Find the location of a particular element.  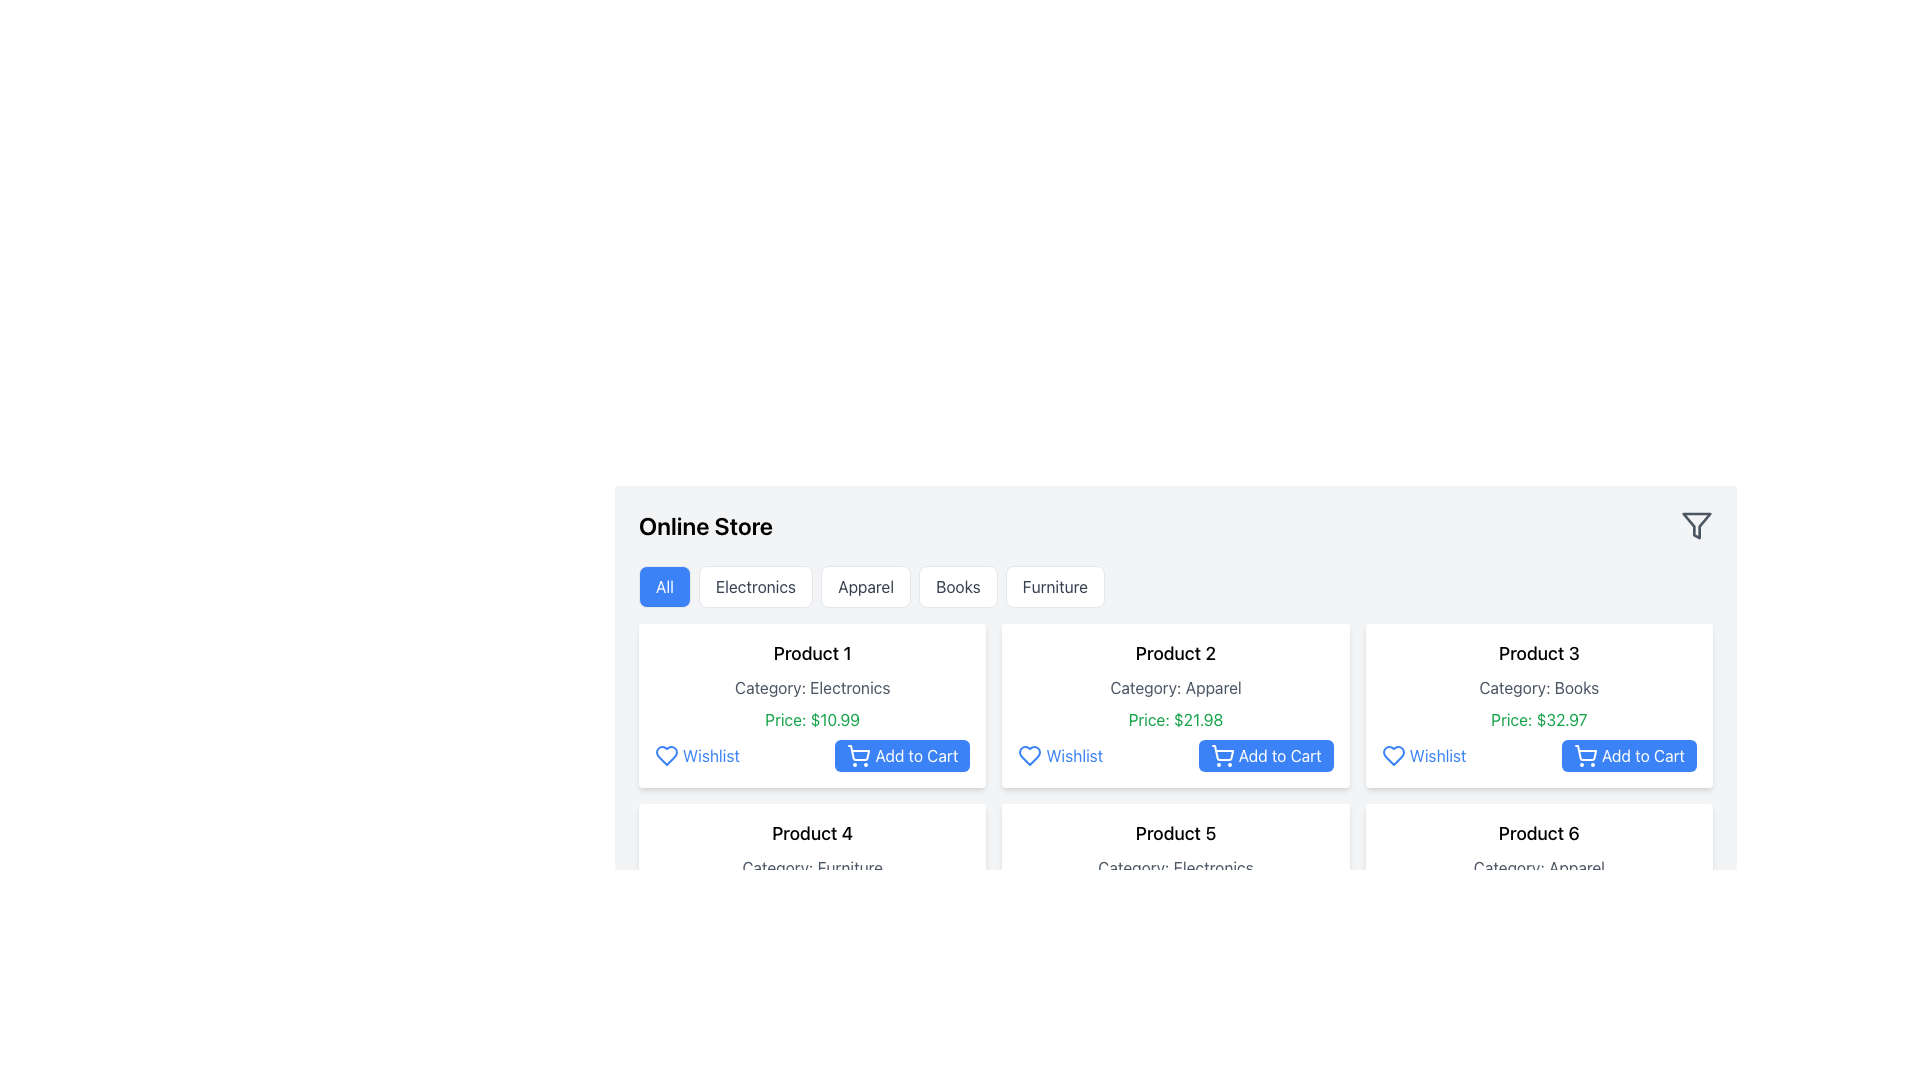

the static text label displaying the category of the product located under the 'Product 6' header in the product card layout is located at coordinates (1538, 866).